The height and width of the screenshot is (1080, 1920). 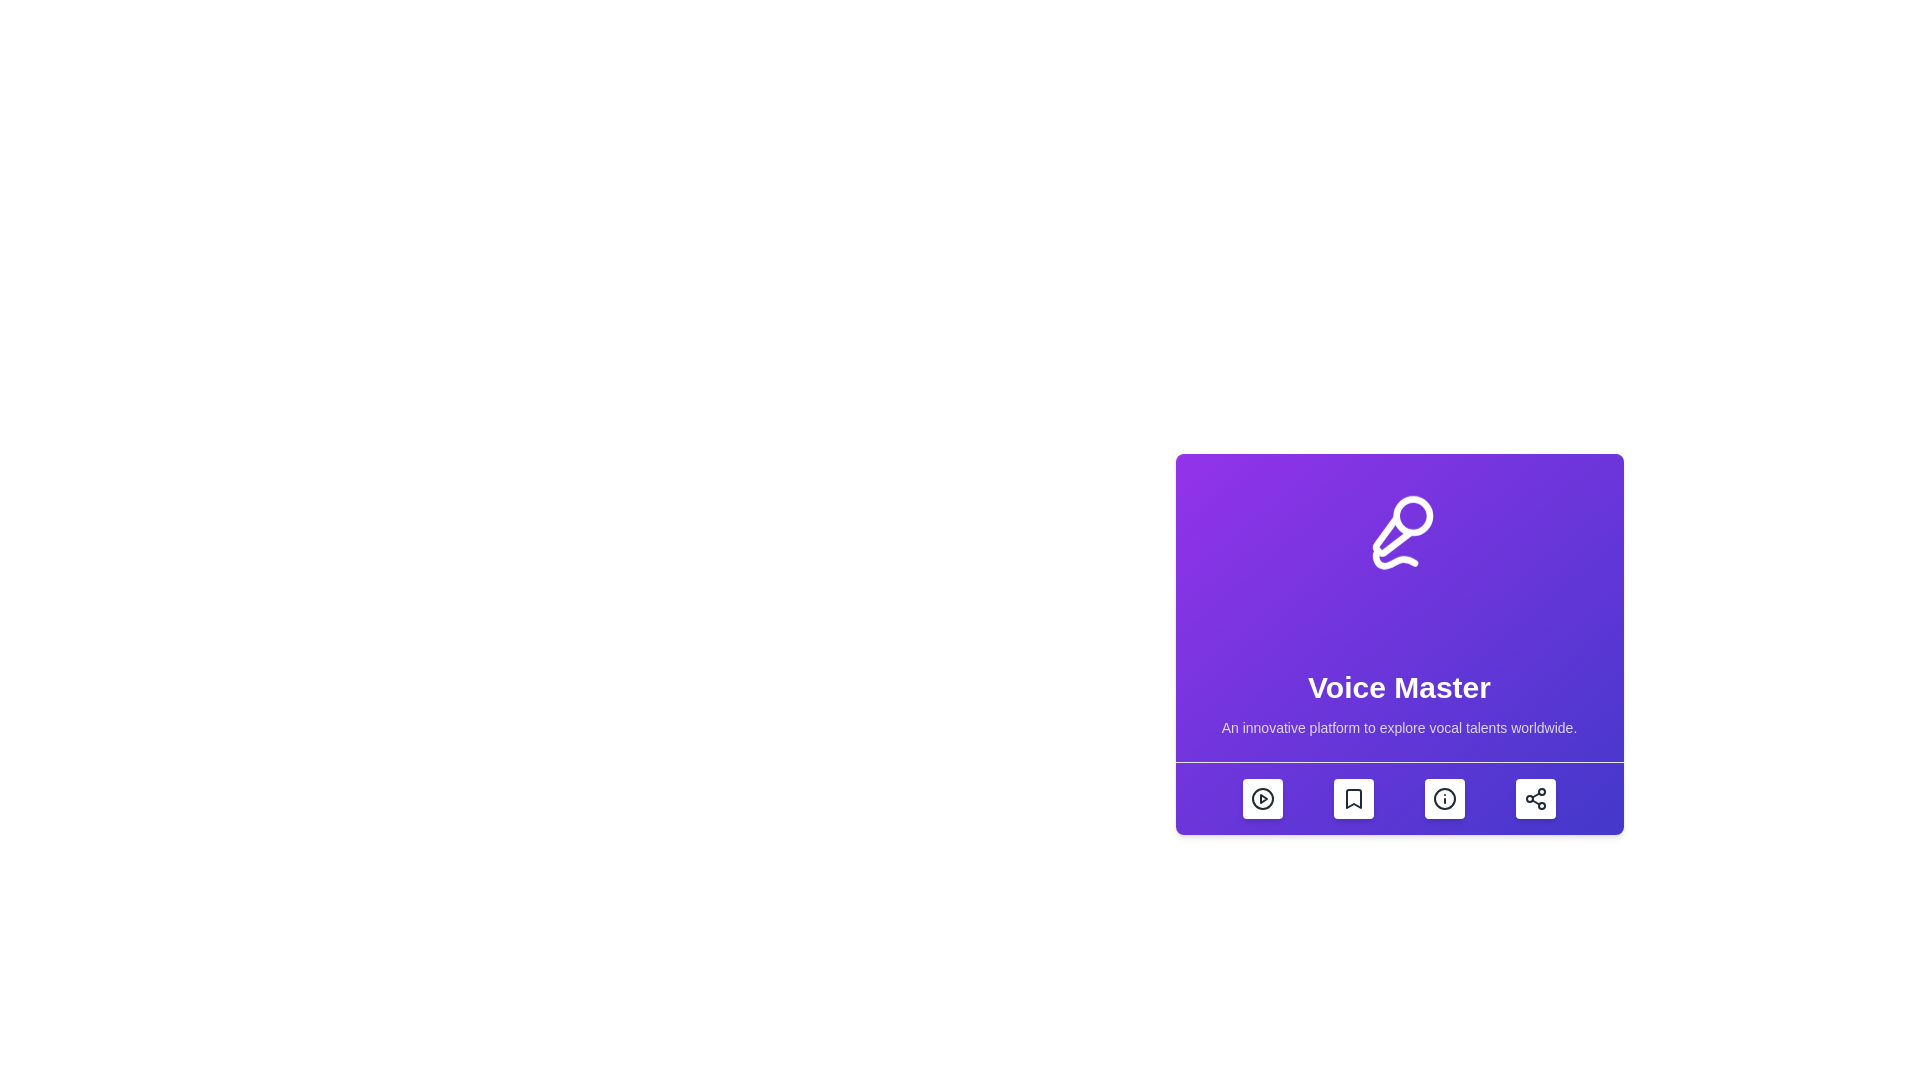 What do you see at coordinates (1261, 797) in the screenshot?
I see `the 'Play' button located at the bottom of the 'Voice Master' purple card` at bounding box center [1261, 797].